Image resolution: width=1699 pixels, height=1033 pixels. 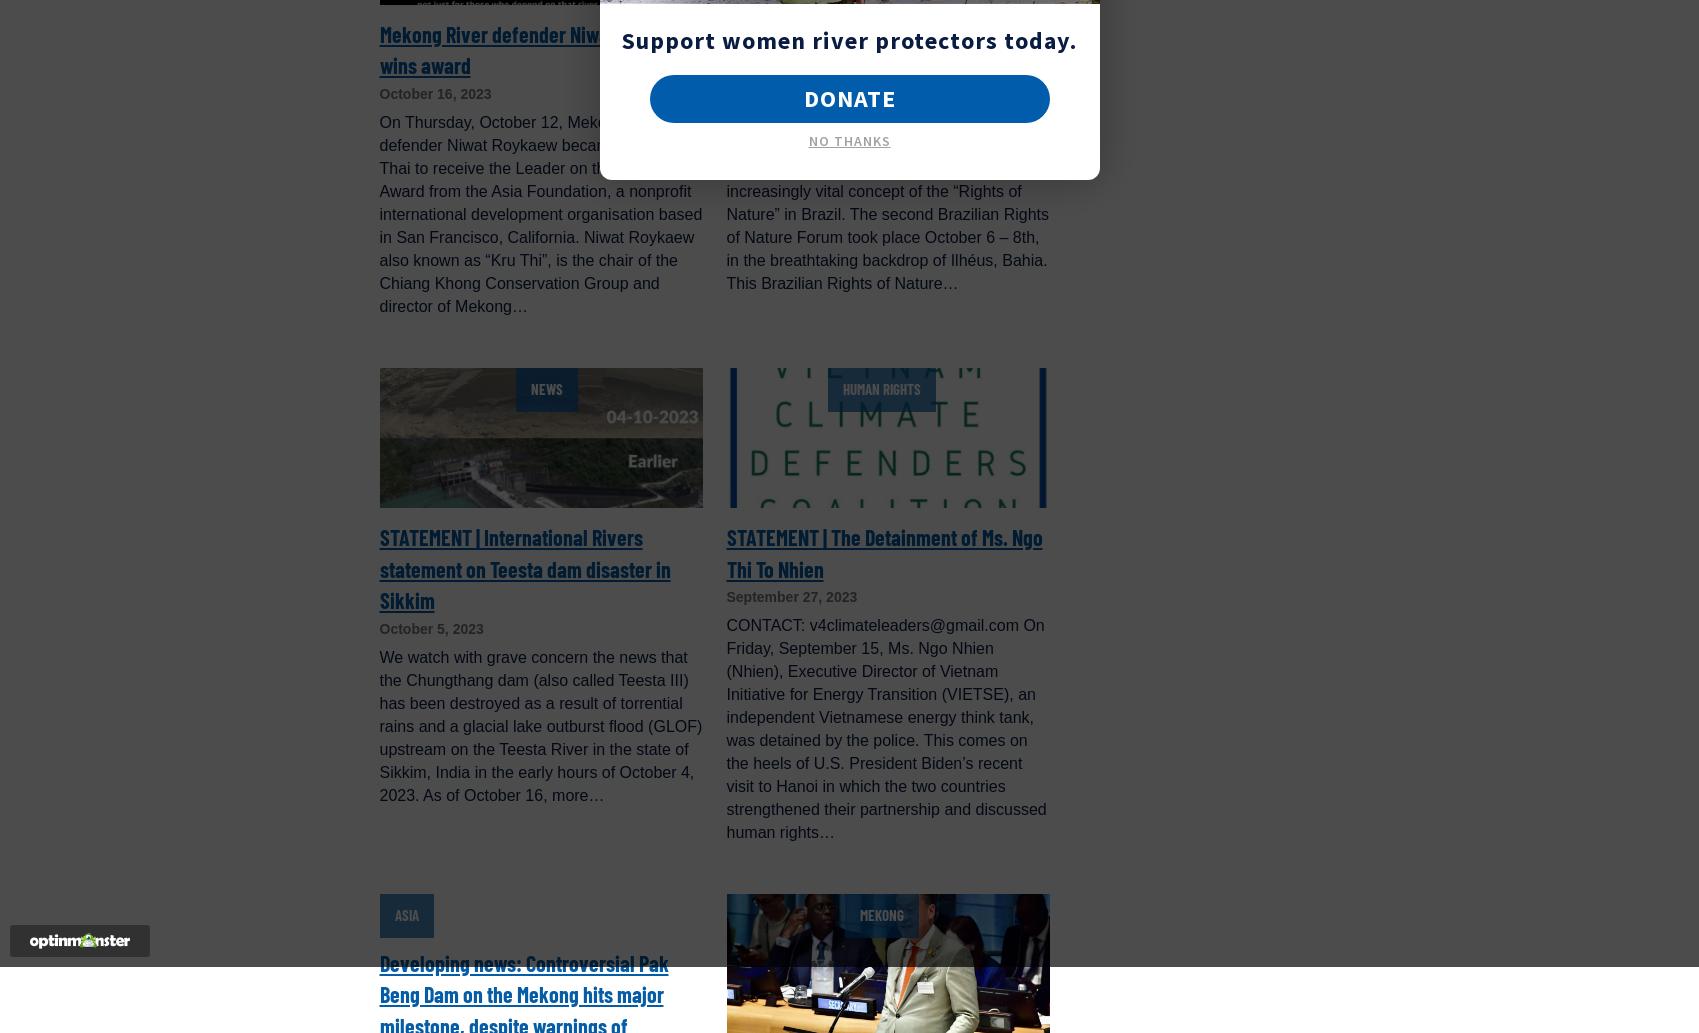 What do you see at coordinates (782, 94) in the screenshot?
I see `'October 10, 2023'` at bounding box center [782, 94].